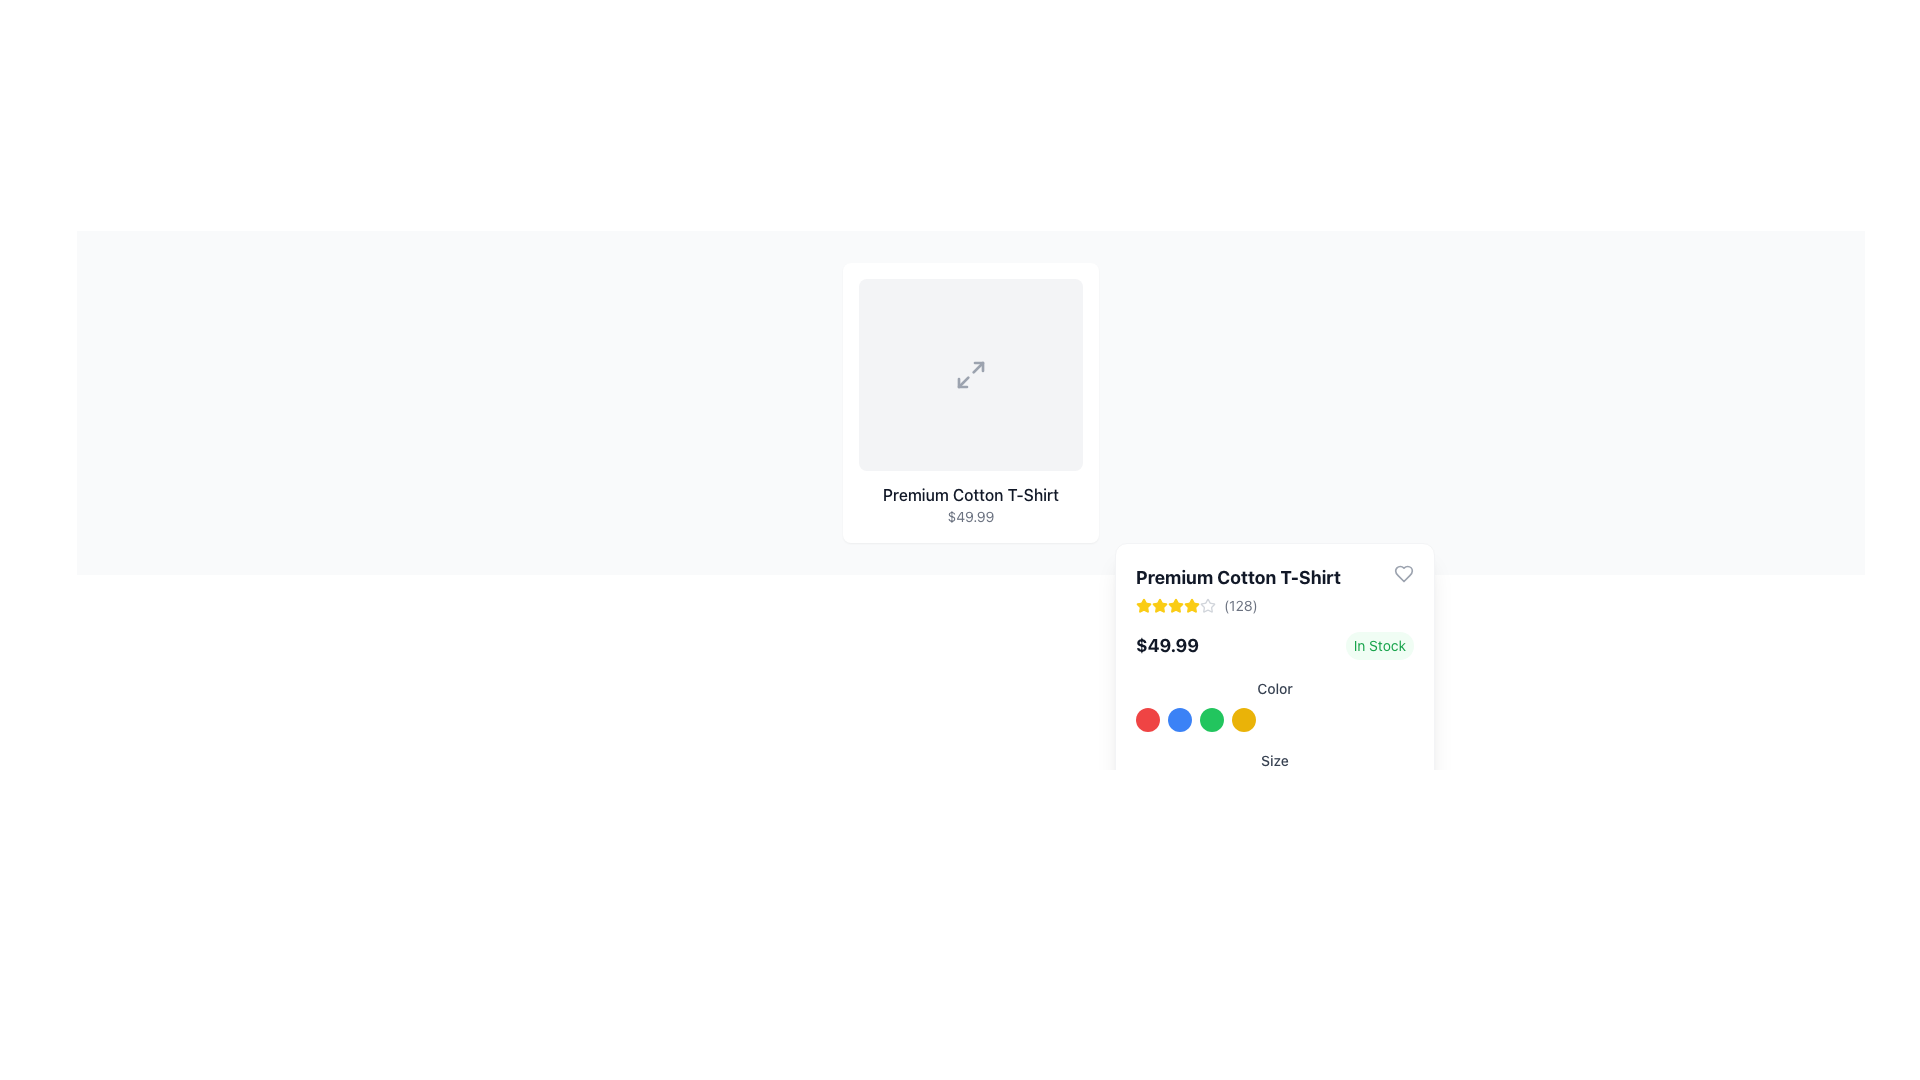  Describe the element at coordinates (970, 494) in the screenshot. I see `the product title text located beneath the image placeholder and above the price text '$49.99'` at that location.